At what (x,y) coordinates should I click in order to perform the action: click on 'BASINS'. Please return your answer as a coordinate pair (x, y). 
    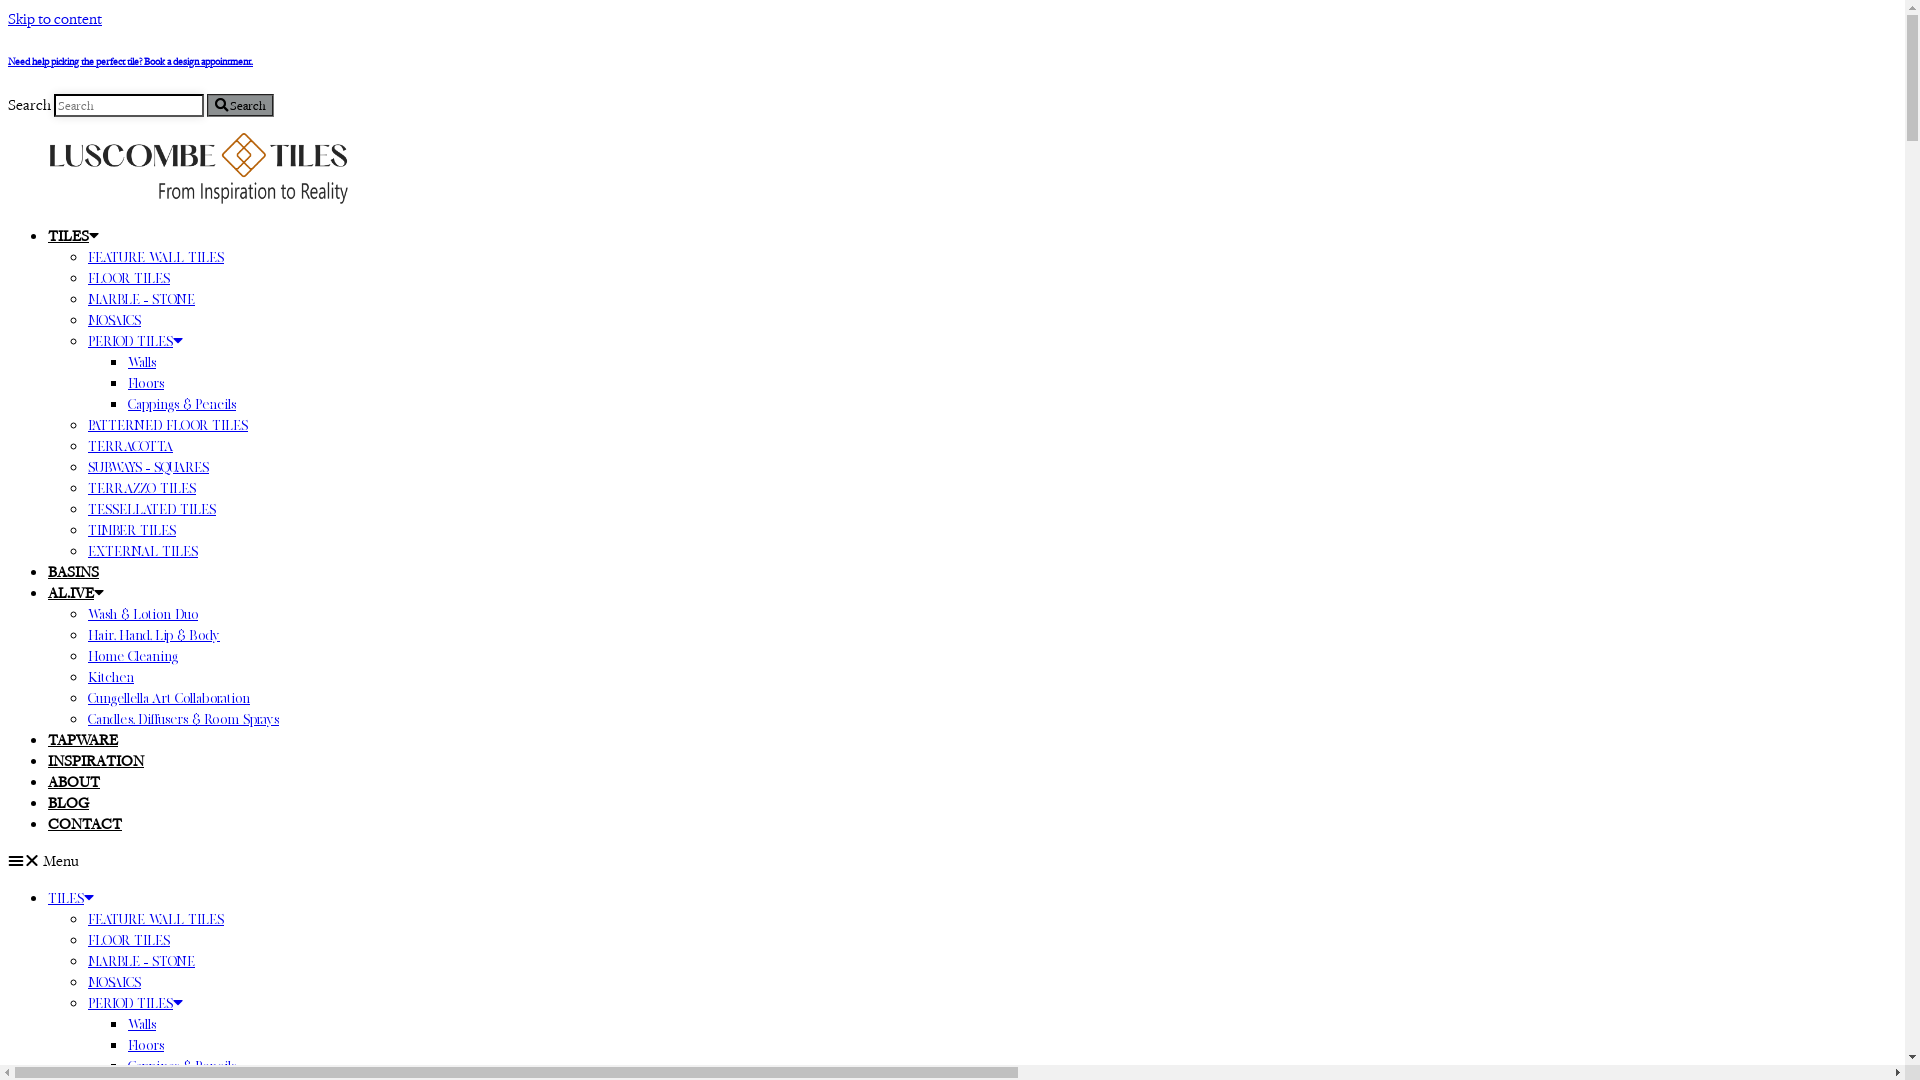
    Looking at the image, I should click on (73, 571).